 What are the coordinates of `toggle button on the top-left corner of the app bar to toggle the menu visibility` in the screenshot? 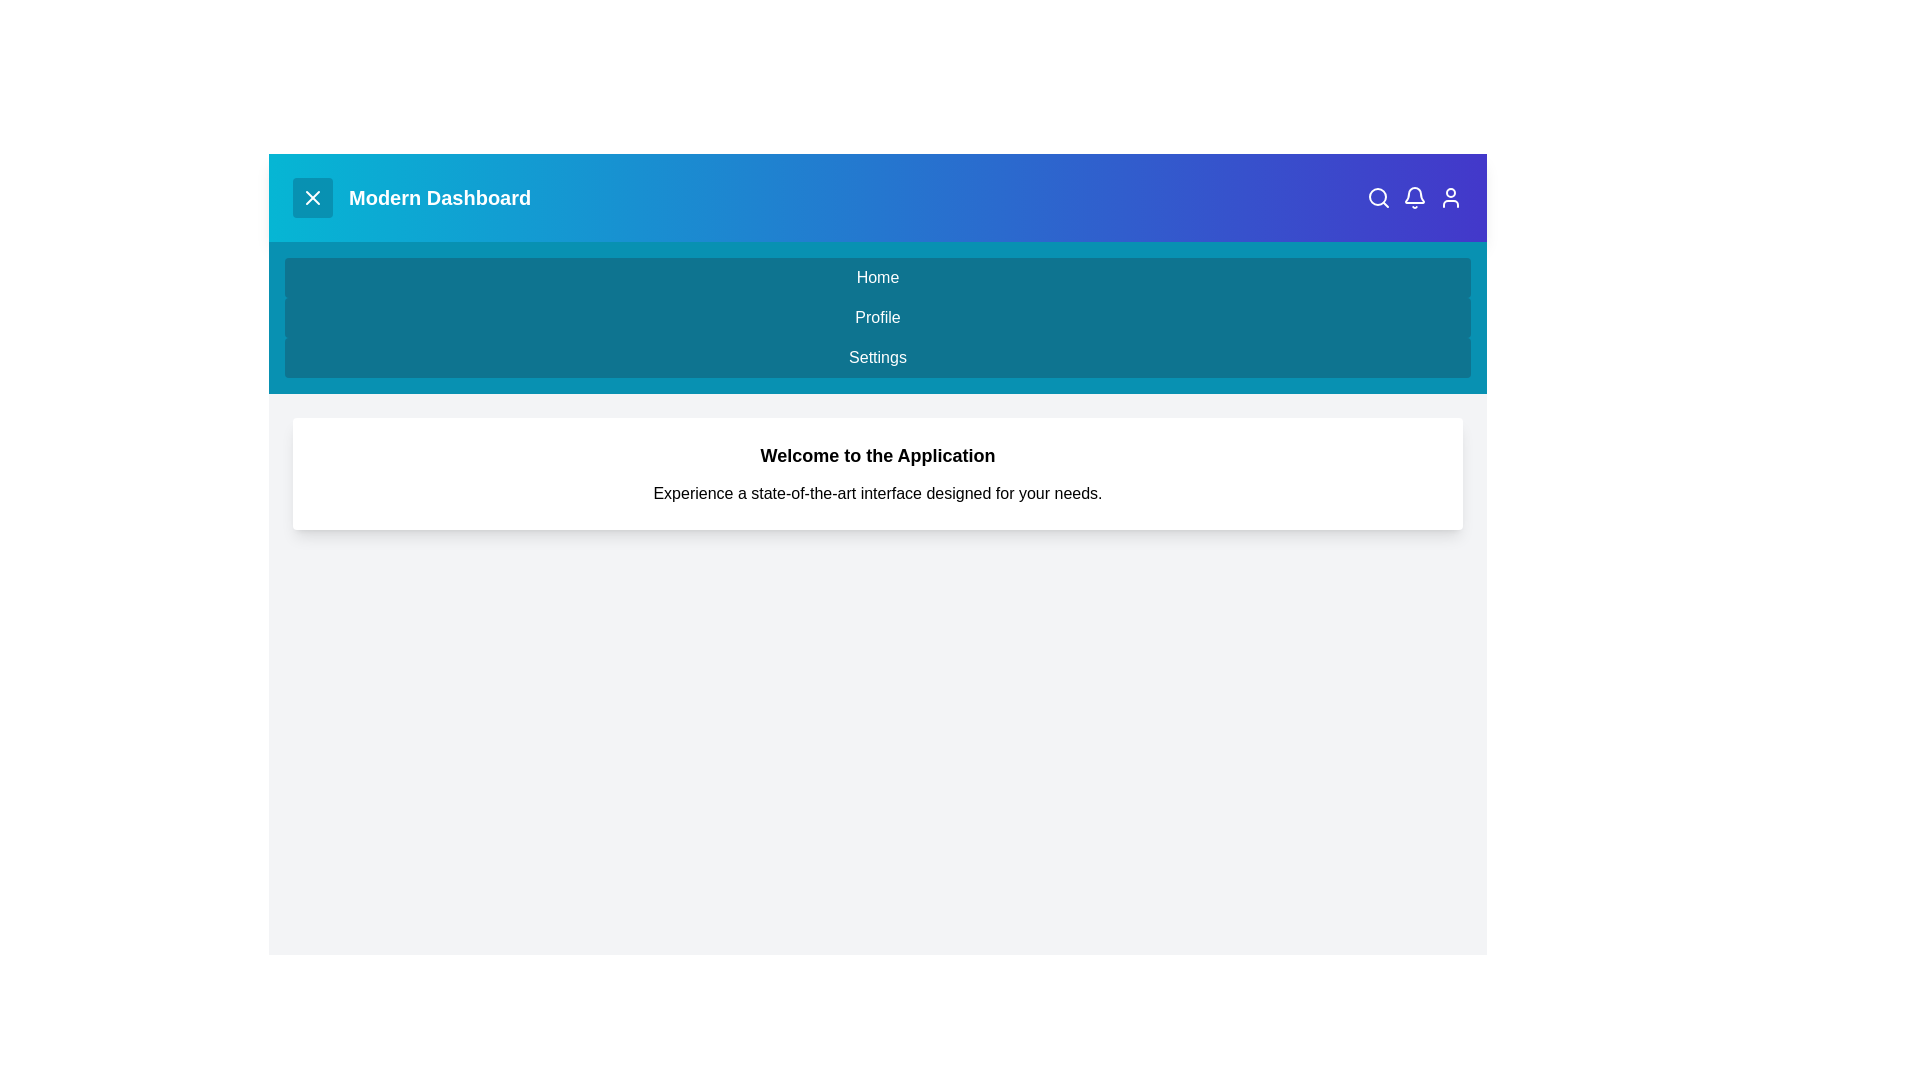 It's located at (311, 197).